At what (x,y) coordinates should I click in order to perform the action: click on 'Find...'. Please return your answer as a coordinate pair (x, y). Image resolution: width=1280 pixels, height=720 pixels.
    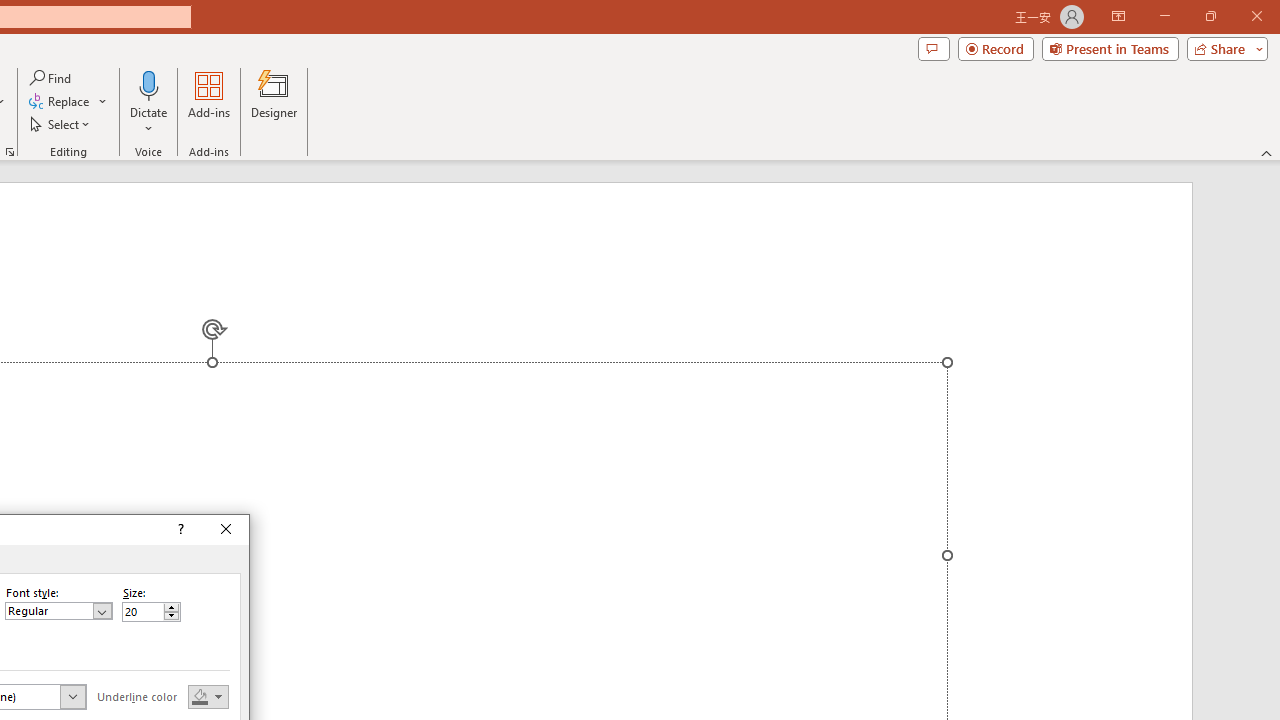
    Looking at the image, I should click on (51, 77).